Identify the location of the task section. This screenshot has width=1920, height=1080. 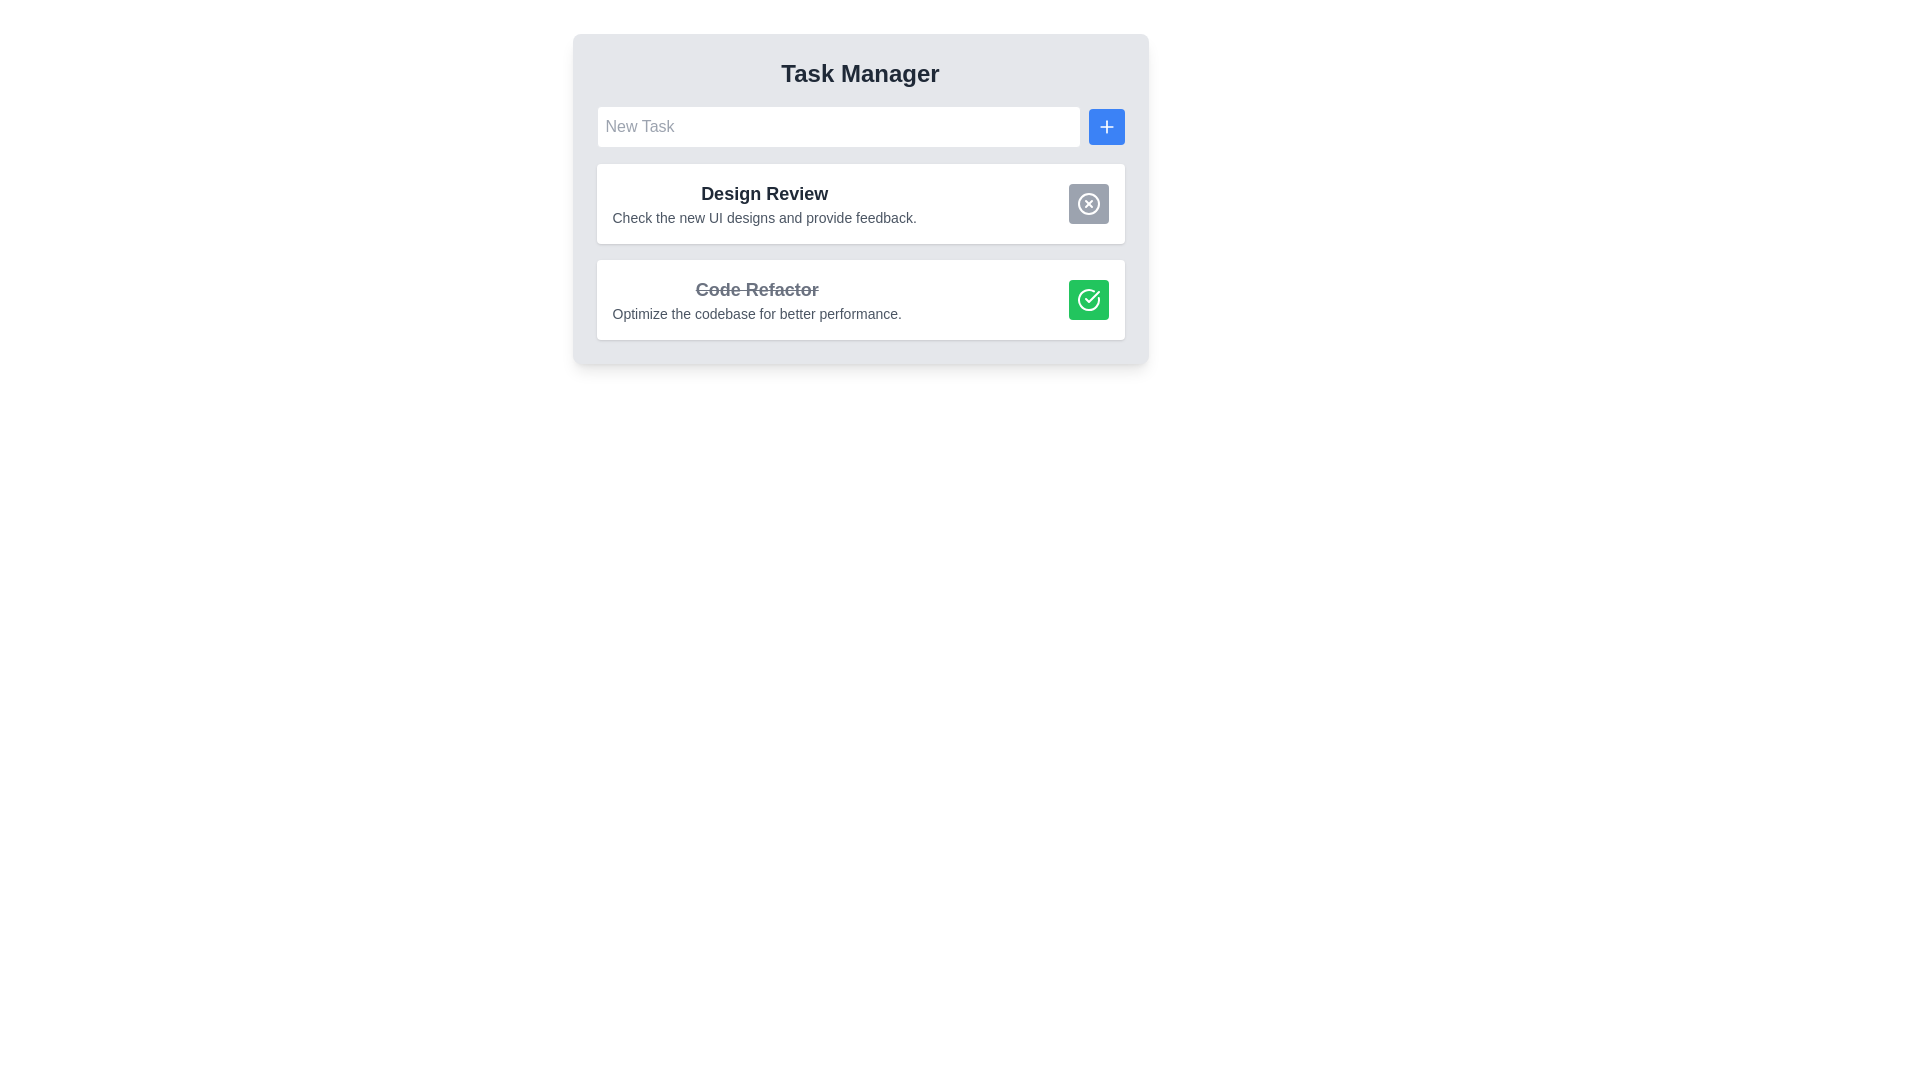
(763, 193).